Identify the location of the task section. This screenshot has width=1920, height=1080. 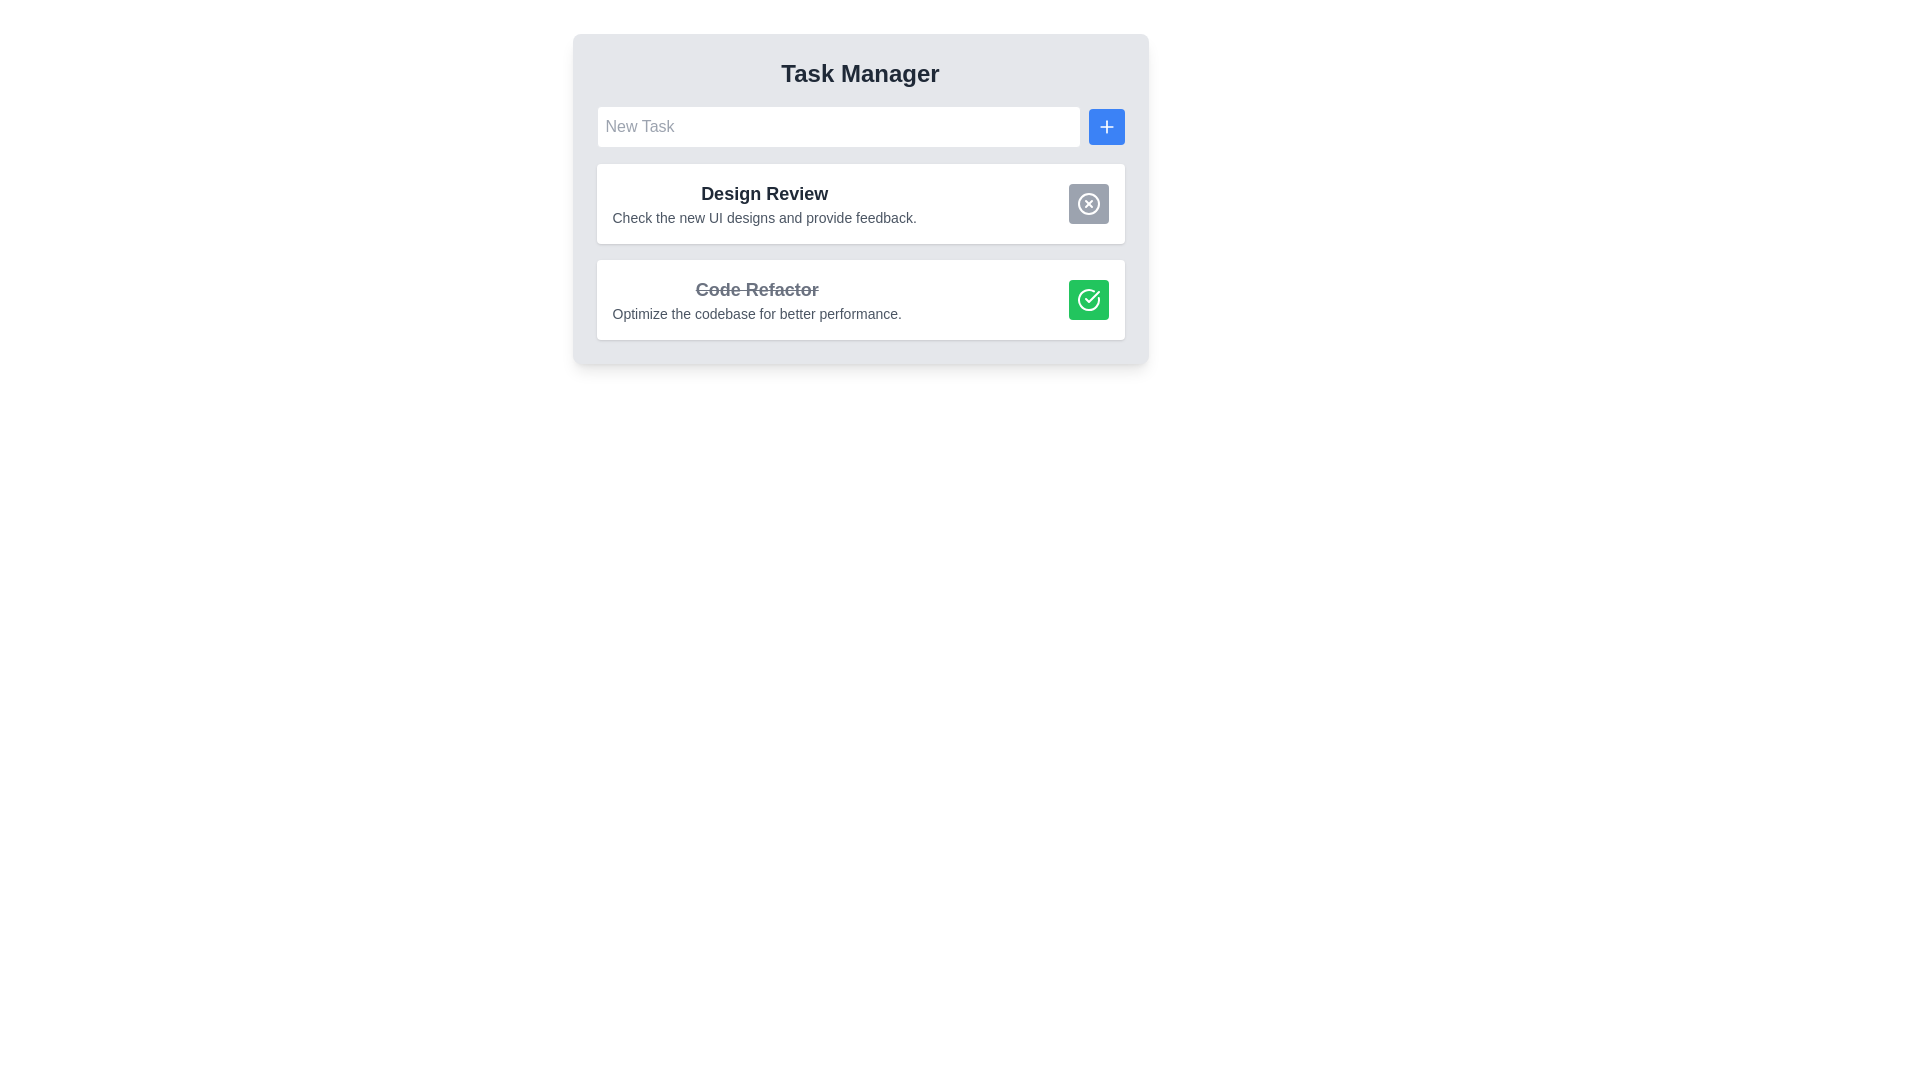
(763, 193).